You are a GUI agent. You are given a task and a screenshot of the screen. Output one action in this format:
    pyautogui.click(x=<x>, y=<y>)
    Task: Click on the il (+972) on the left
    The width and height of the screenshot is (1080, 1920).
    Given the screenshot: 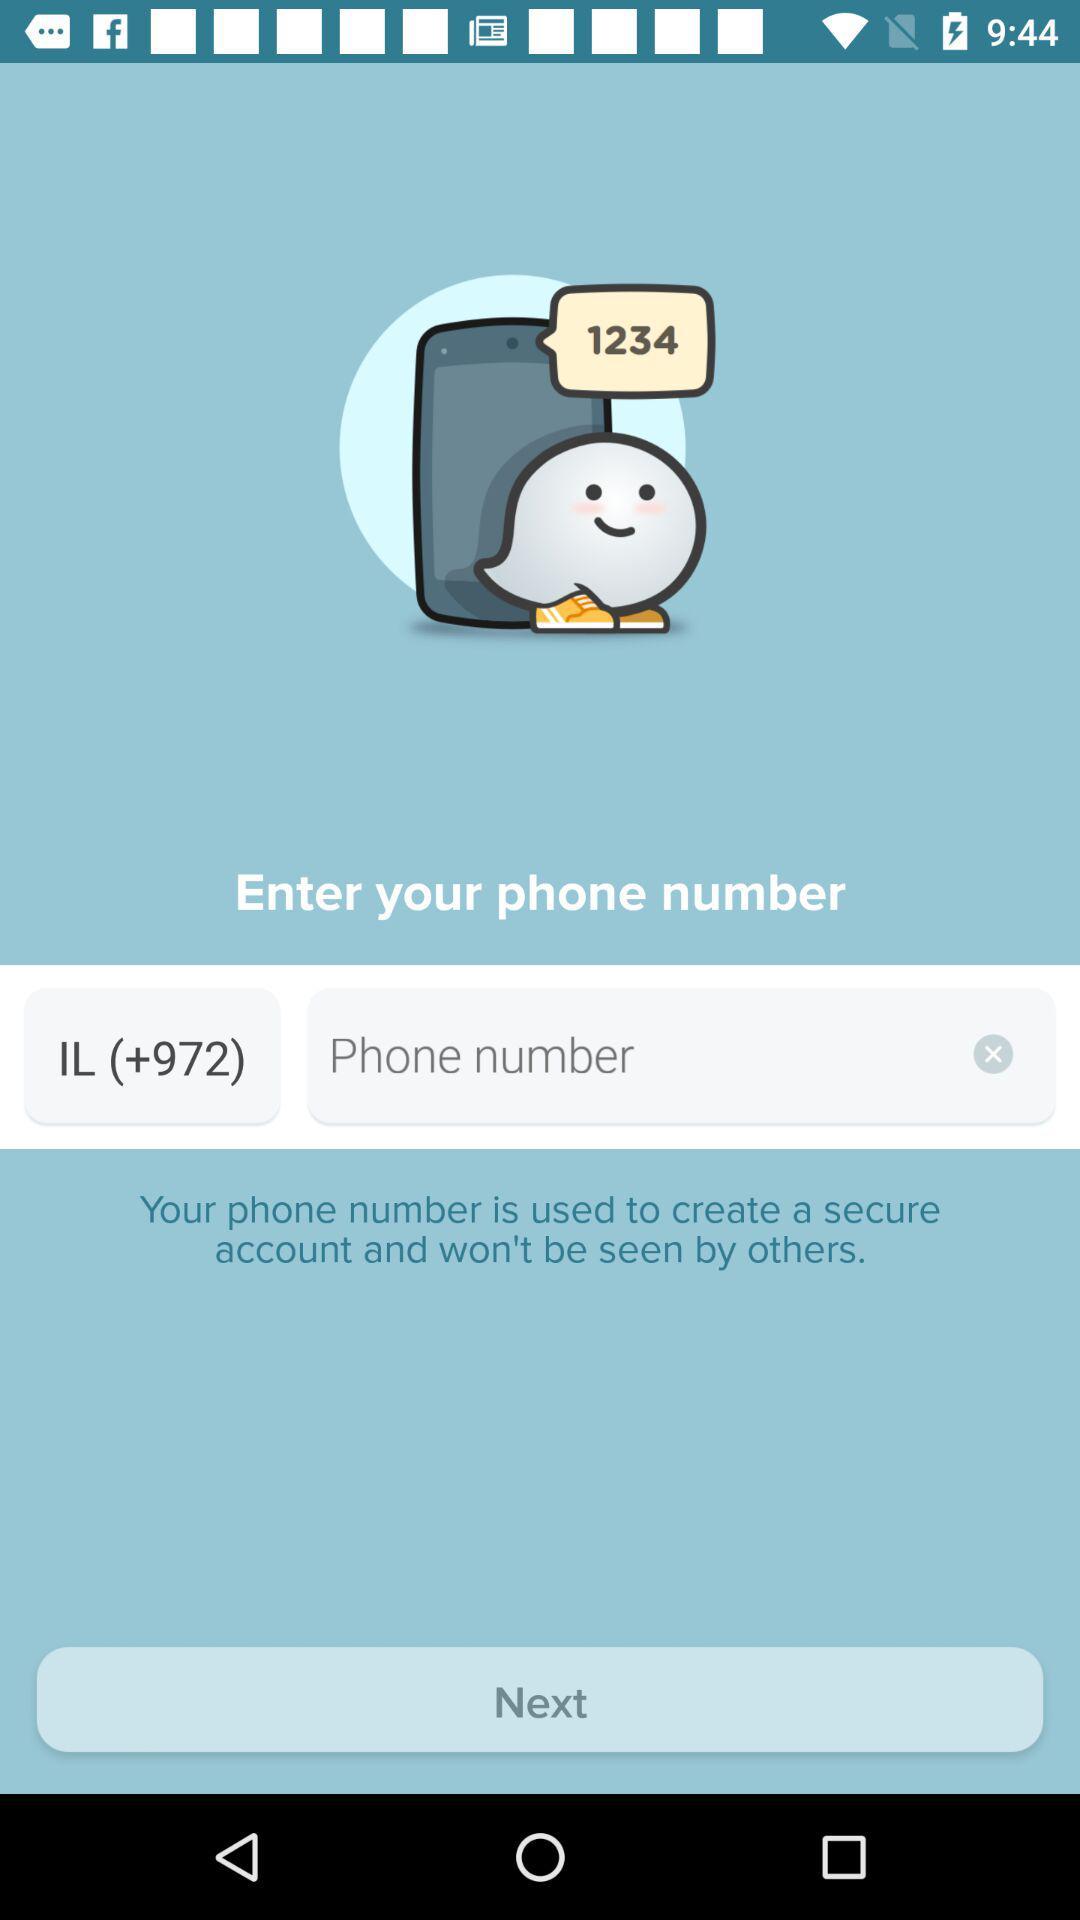 What is the action you would take?
    pyautogui.click(x=151, y=1056)
    